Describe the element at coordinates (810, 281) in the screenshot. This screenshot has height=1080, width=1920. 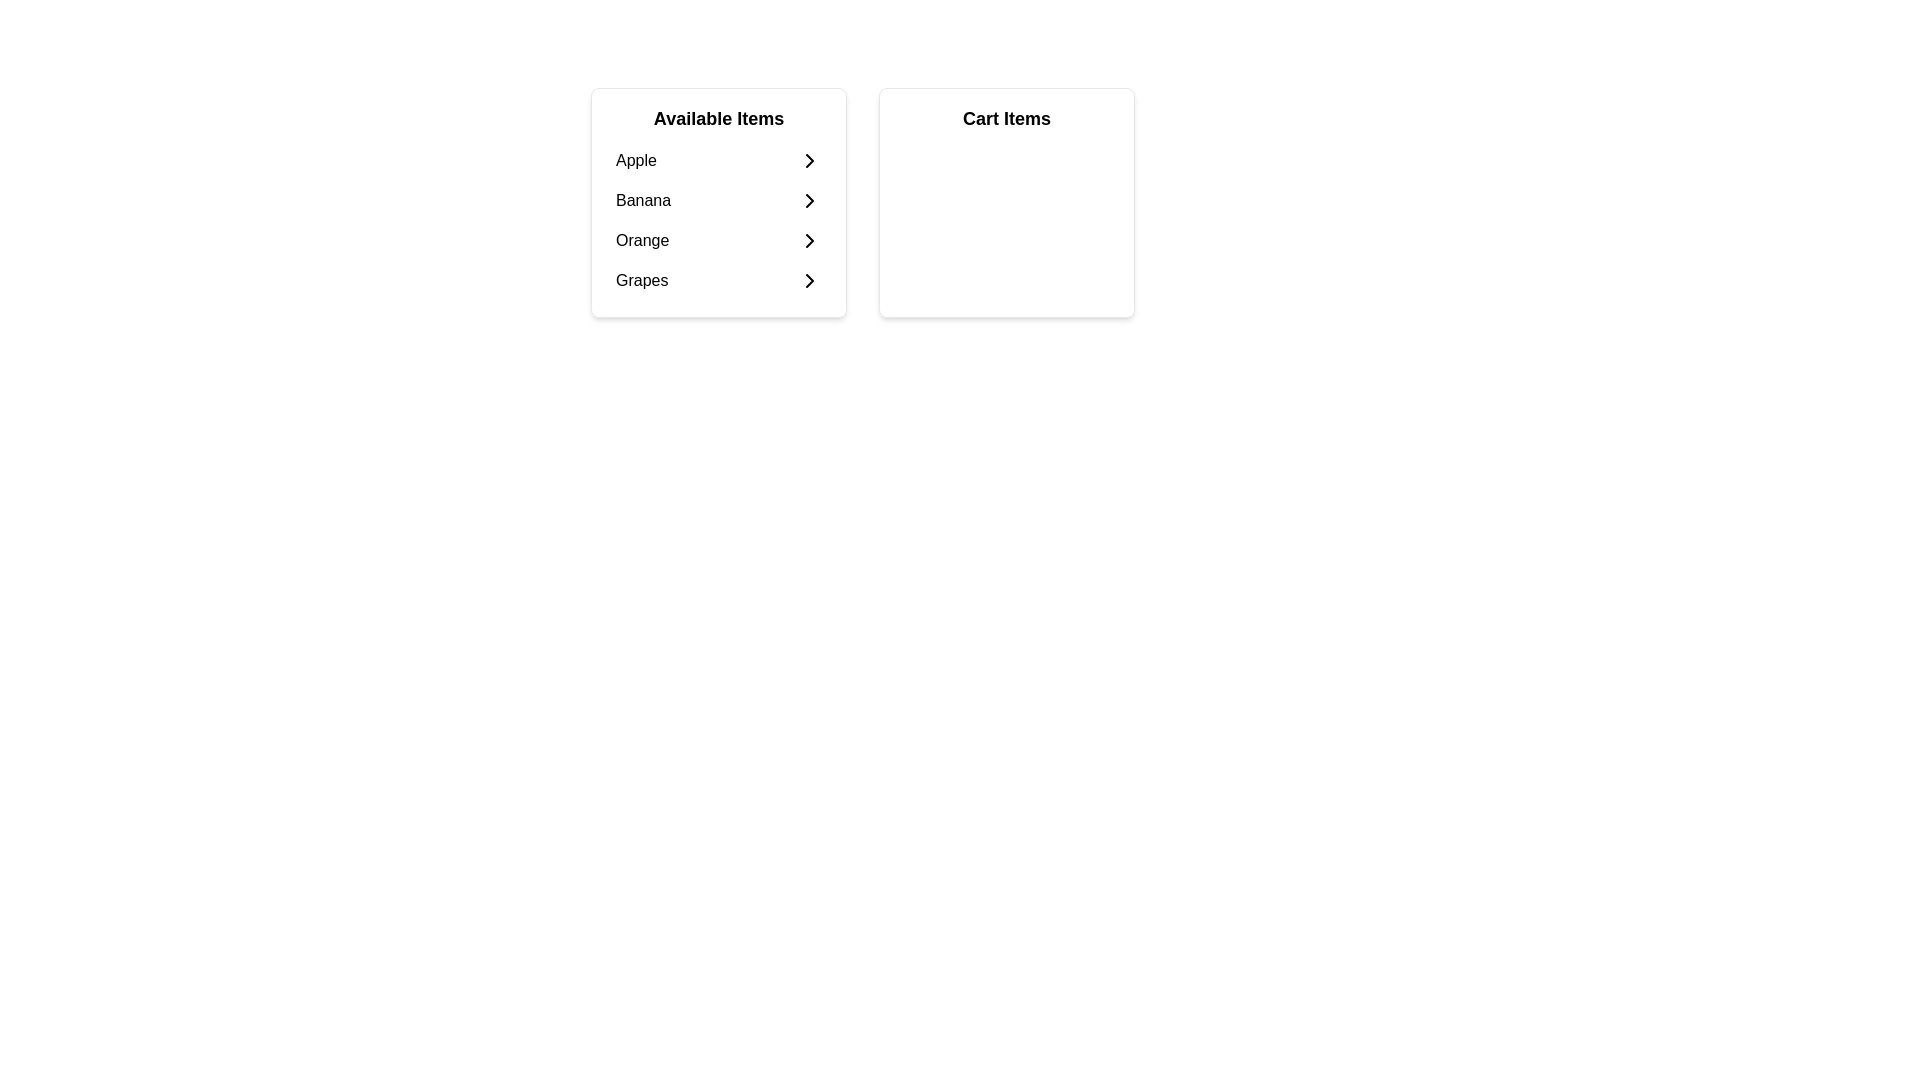
I see `the right-pointing chevron icon located at the far-right end of the 'Grapes' row` at that location.